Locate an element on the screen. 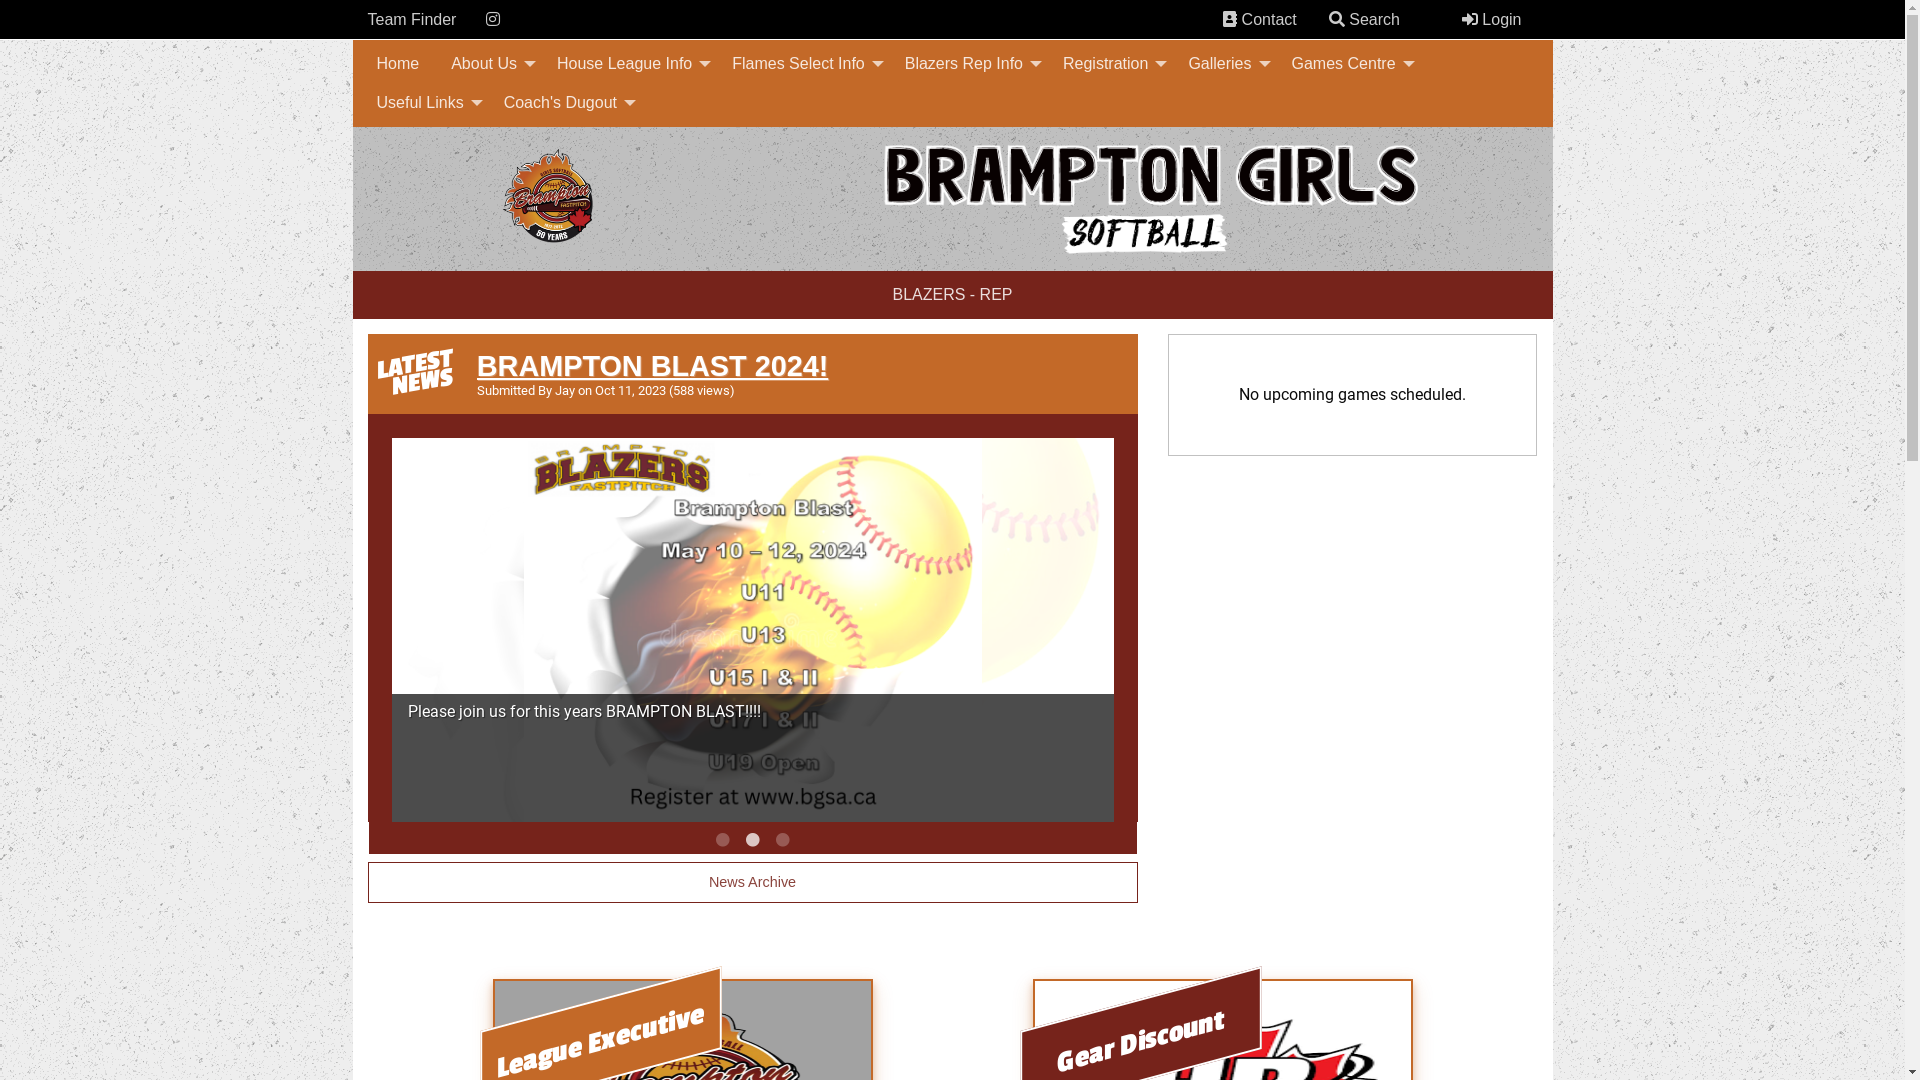  ' Search' is located at coordinates (1363, 19).